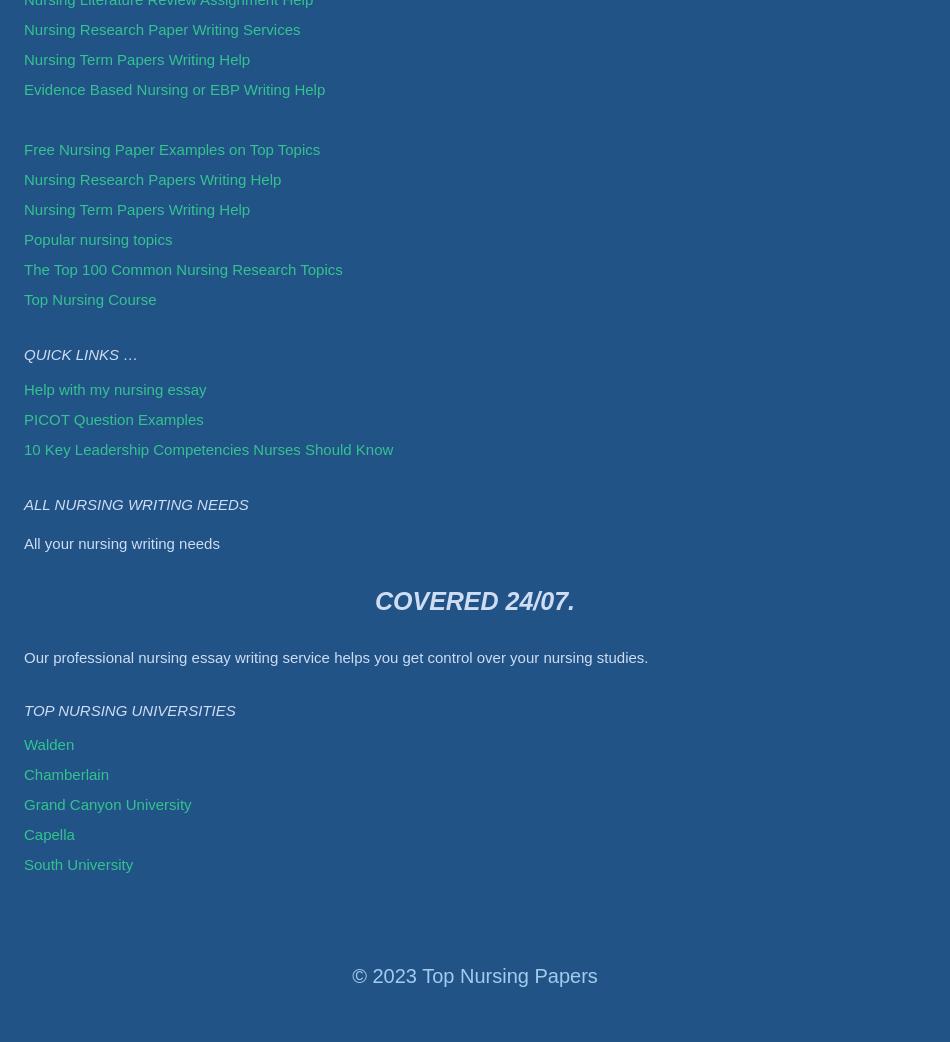 This screenshot has width=950, height=1042. I want to click on 'Free Nursing Paper Examples on Top Topics', so click(172, 148).